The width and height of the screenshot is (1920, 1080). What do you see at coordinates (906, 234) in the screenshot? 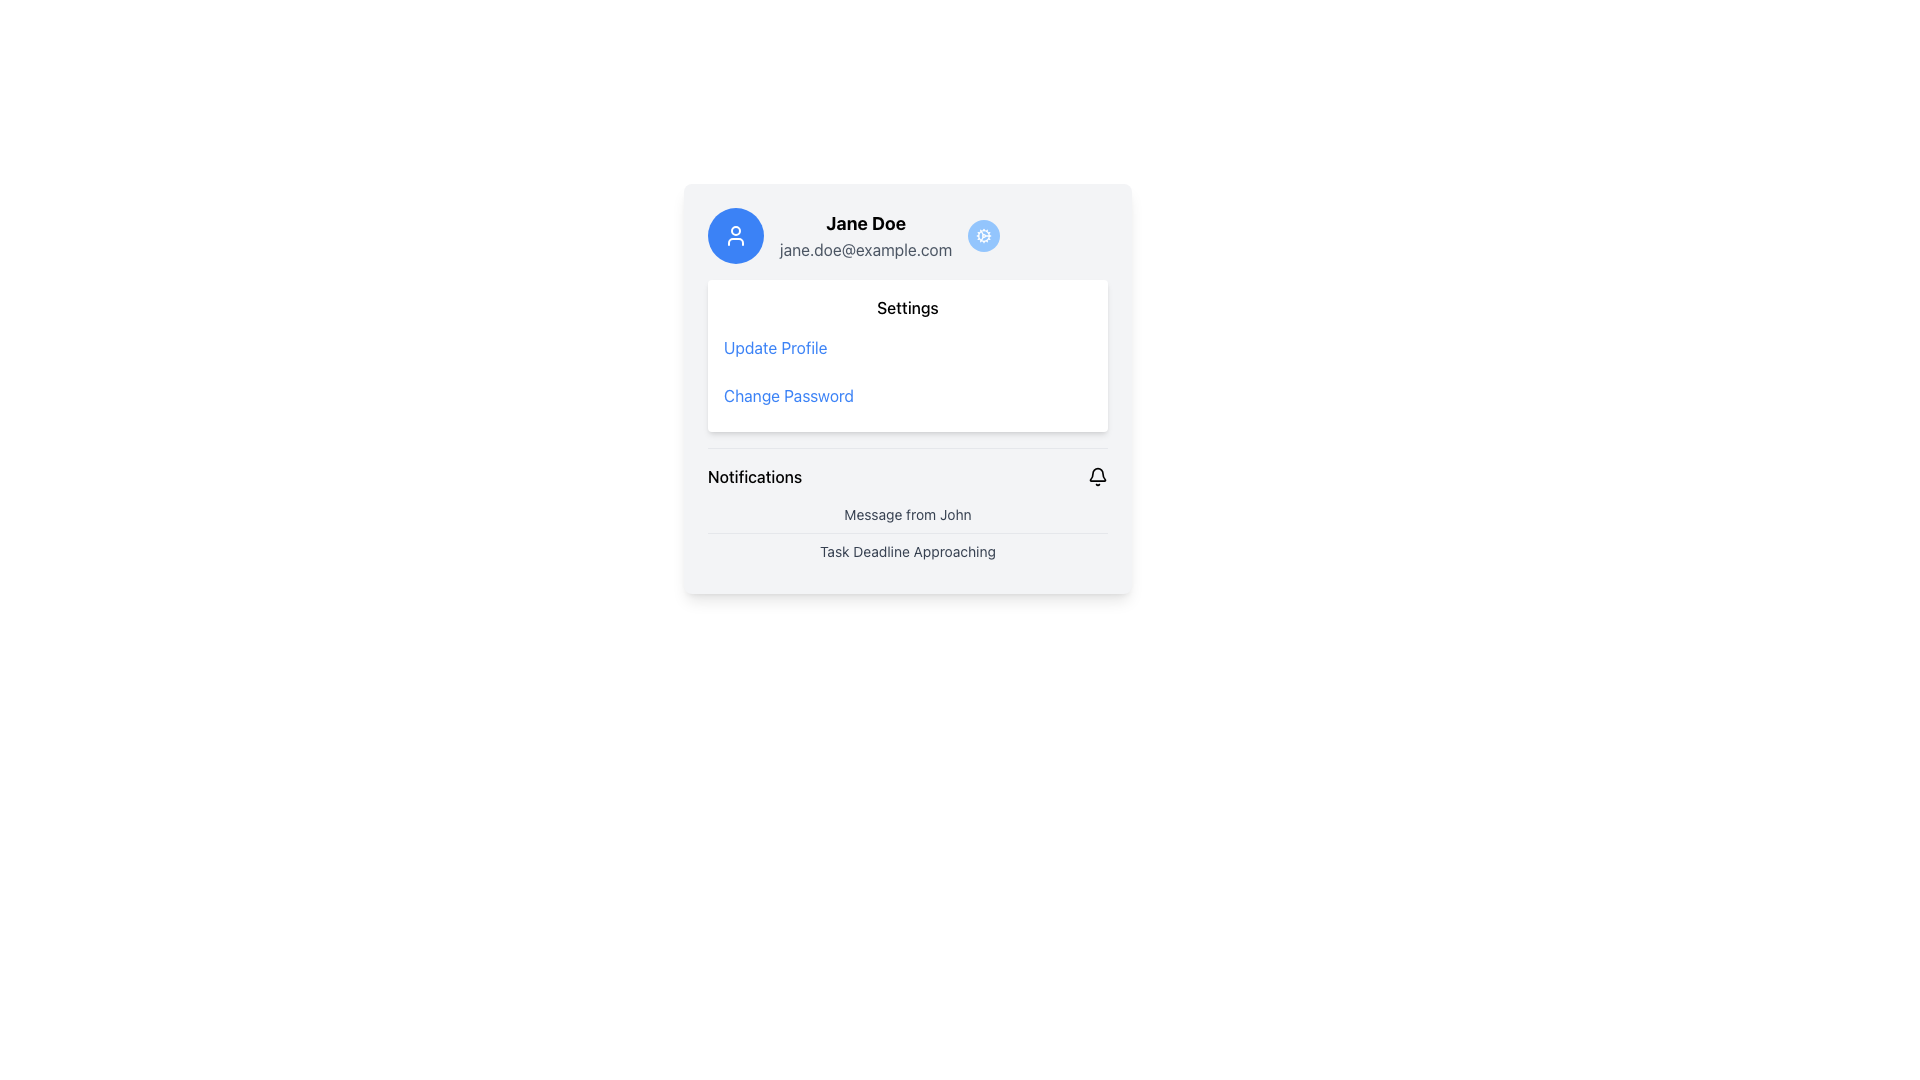
I see `content displayed in the text area that shows the user's name and email address, located in the top section of a card-like component, centered below a circular avatar` at bounding box center [906, 234].